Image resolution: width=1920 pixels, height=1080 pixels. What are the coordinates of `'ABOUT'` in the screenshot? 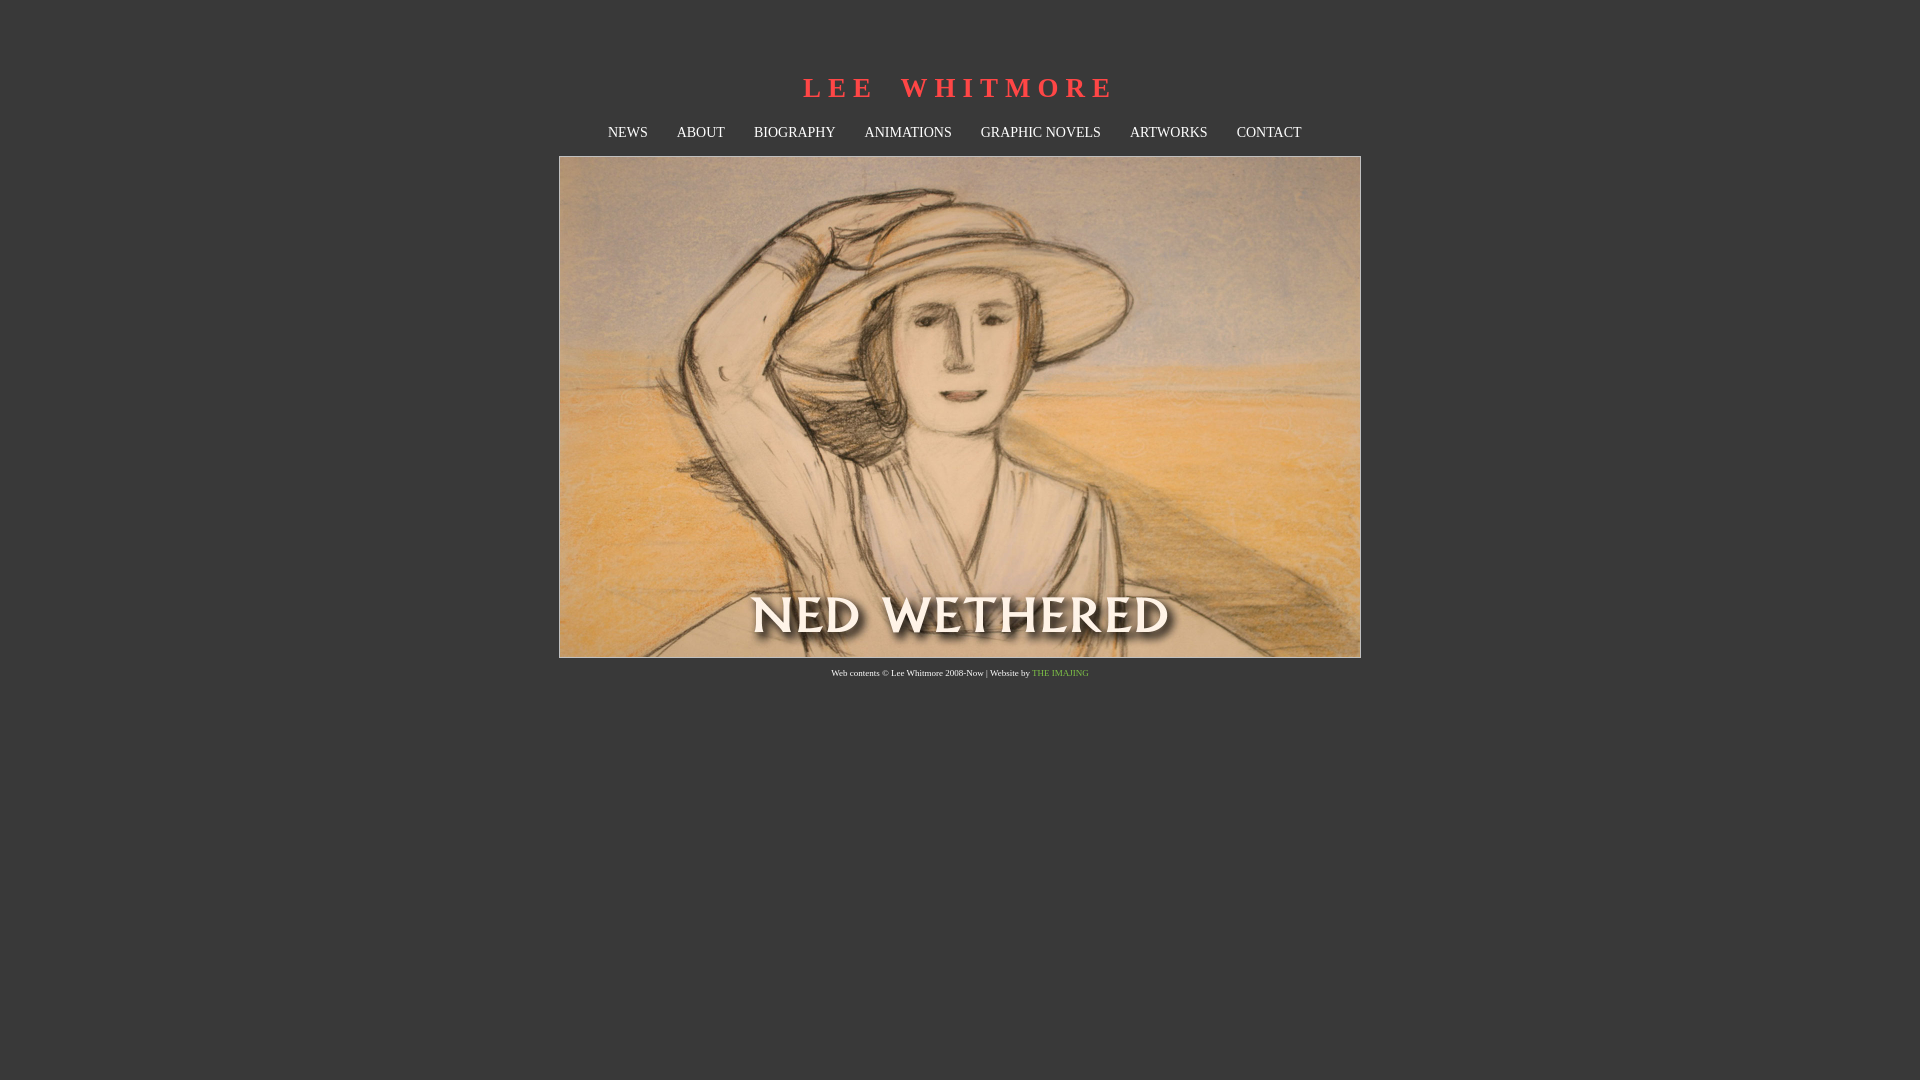 It's located at (676, 132).